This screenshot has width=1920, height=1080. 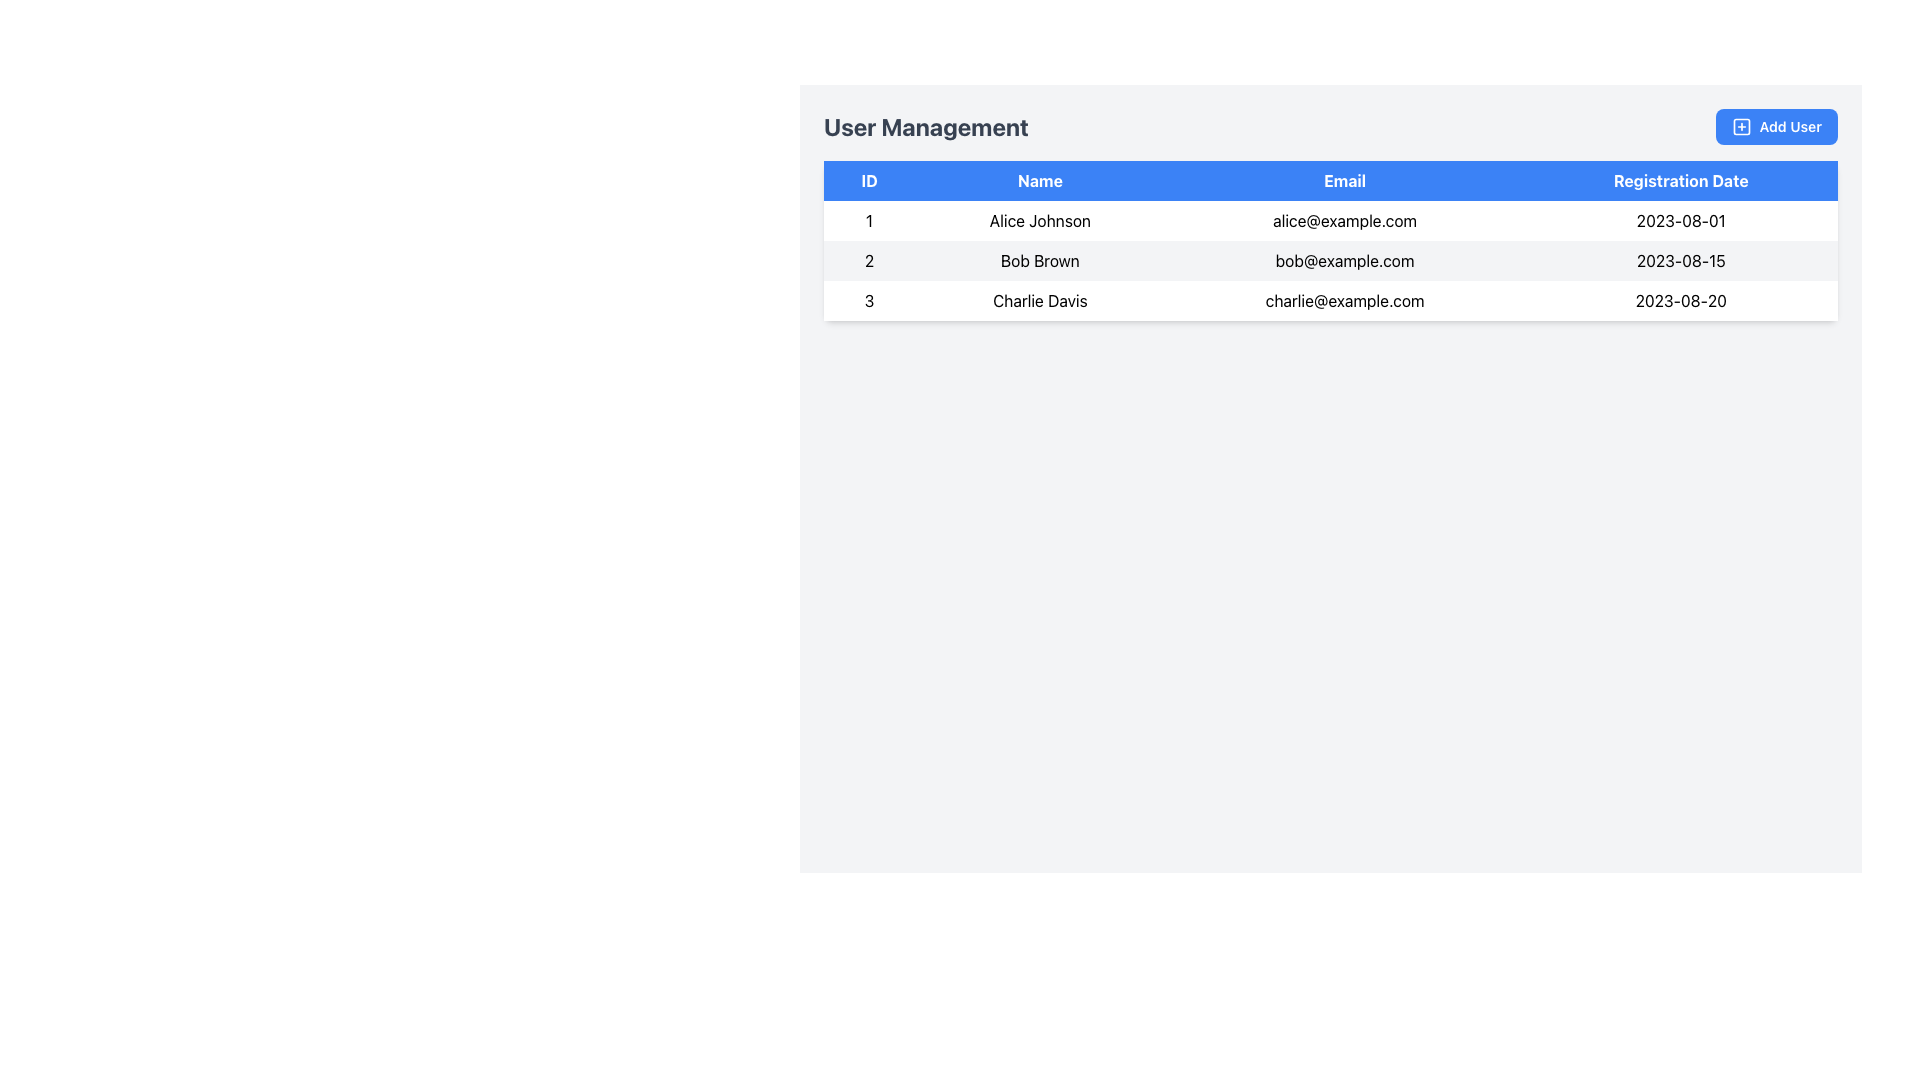 What do you see at coordinates (1040, 220) in the screenshot?
I see `the text label displaying 'Alice Johnson' in the first row of the user information table under the 'Name' column` at bounding box center [1040, 220].